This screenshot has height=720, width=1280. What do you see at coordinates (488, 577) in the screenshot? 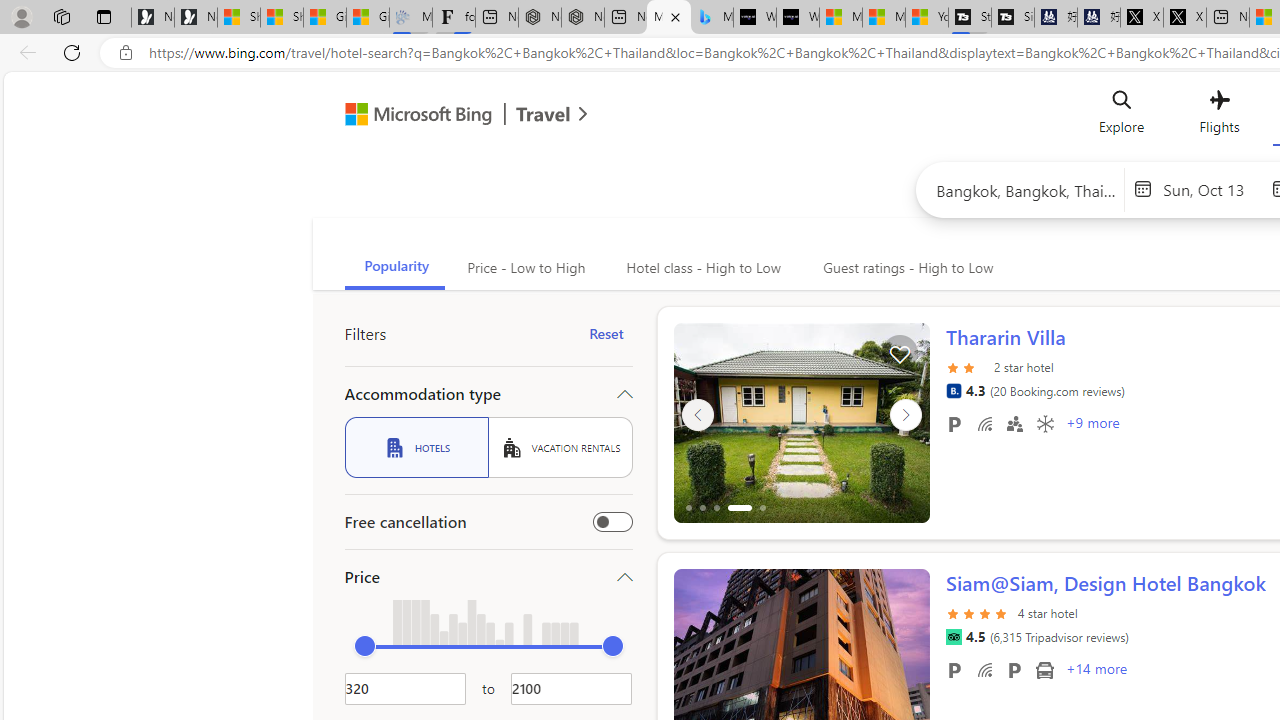
I see `'Price'` at bounding box center [488, 577].